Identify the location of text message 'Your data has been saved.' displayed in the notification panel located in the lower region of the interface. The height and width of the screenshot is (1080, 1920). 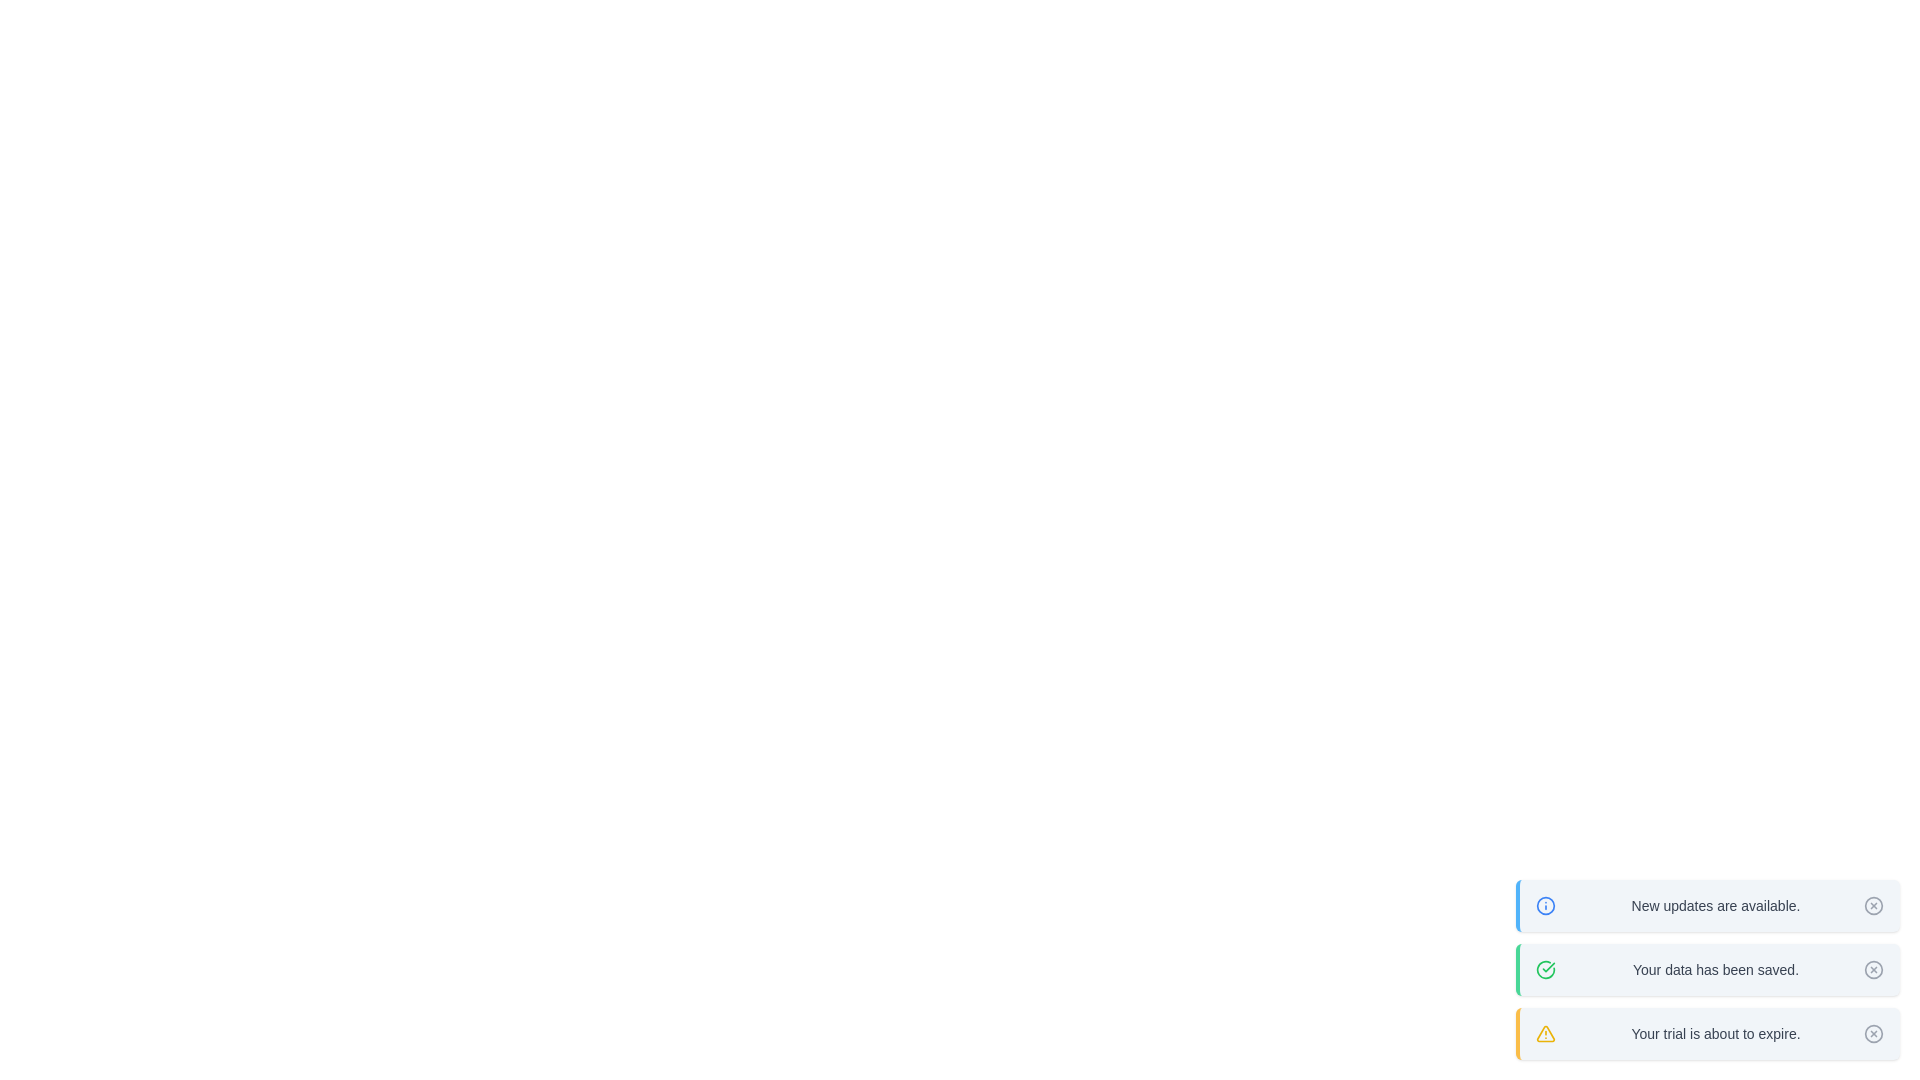
(1715, 968).